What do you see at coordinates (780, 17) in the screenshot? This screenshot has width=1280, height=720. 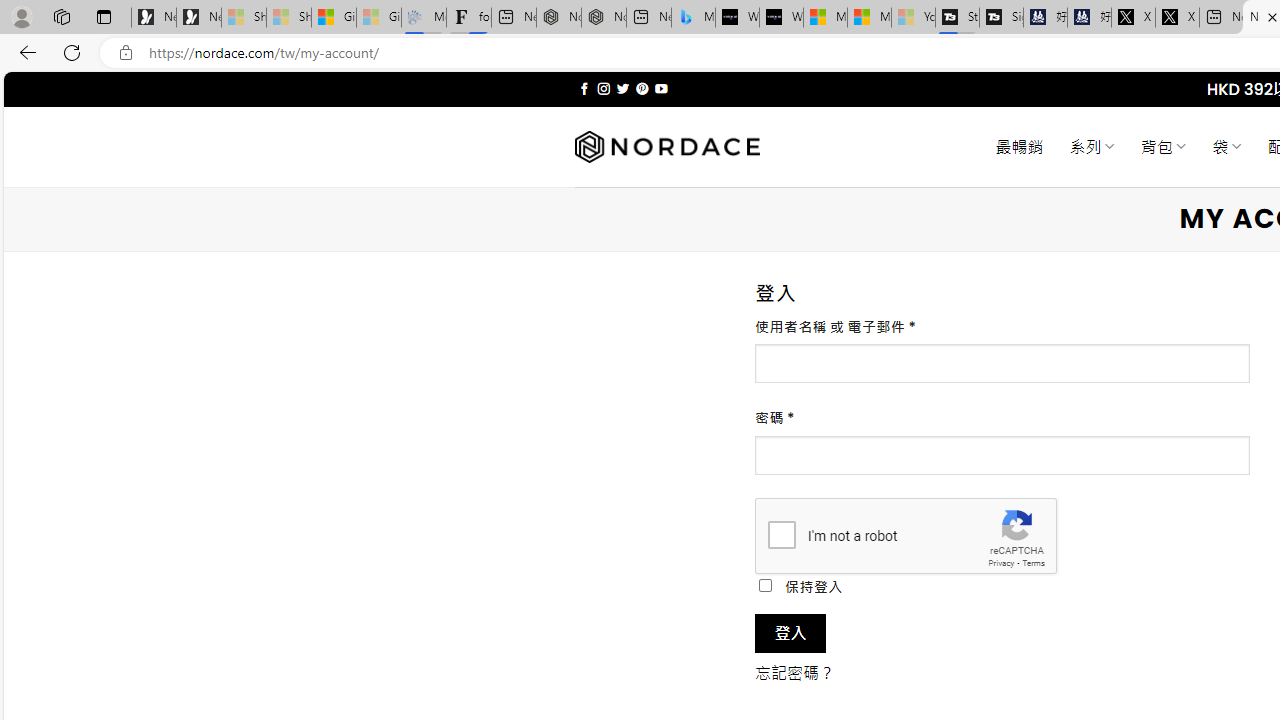 I see `'What'` at bounding box center [780, 17].